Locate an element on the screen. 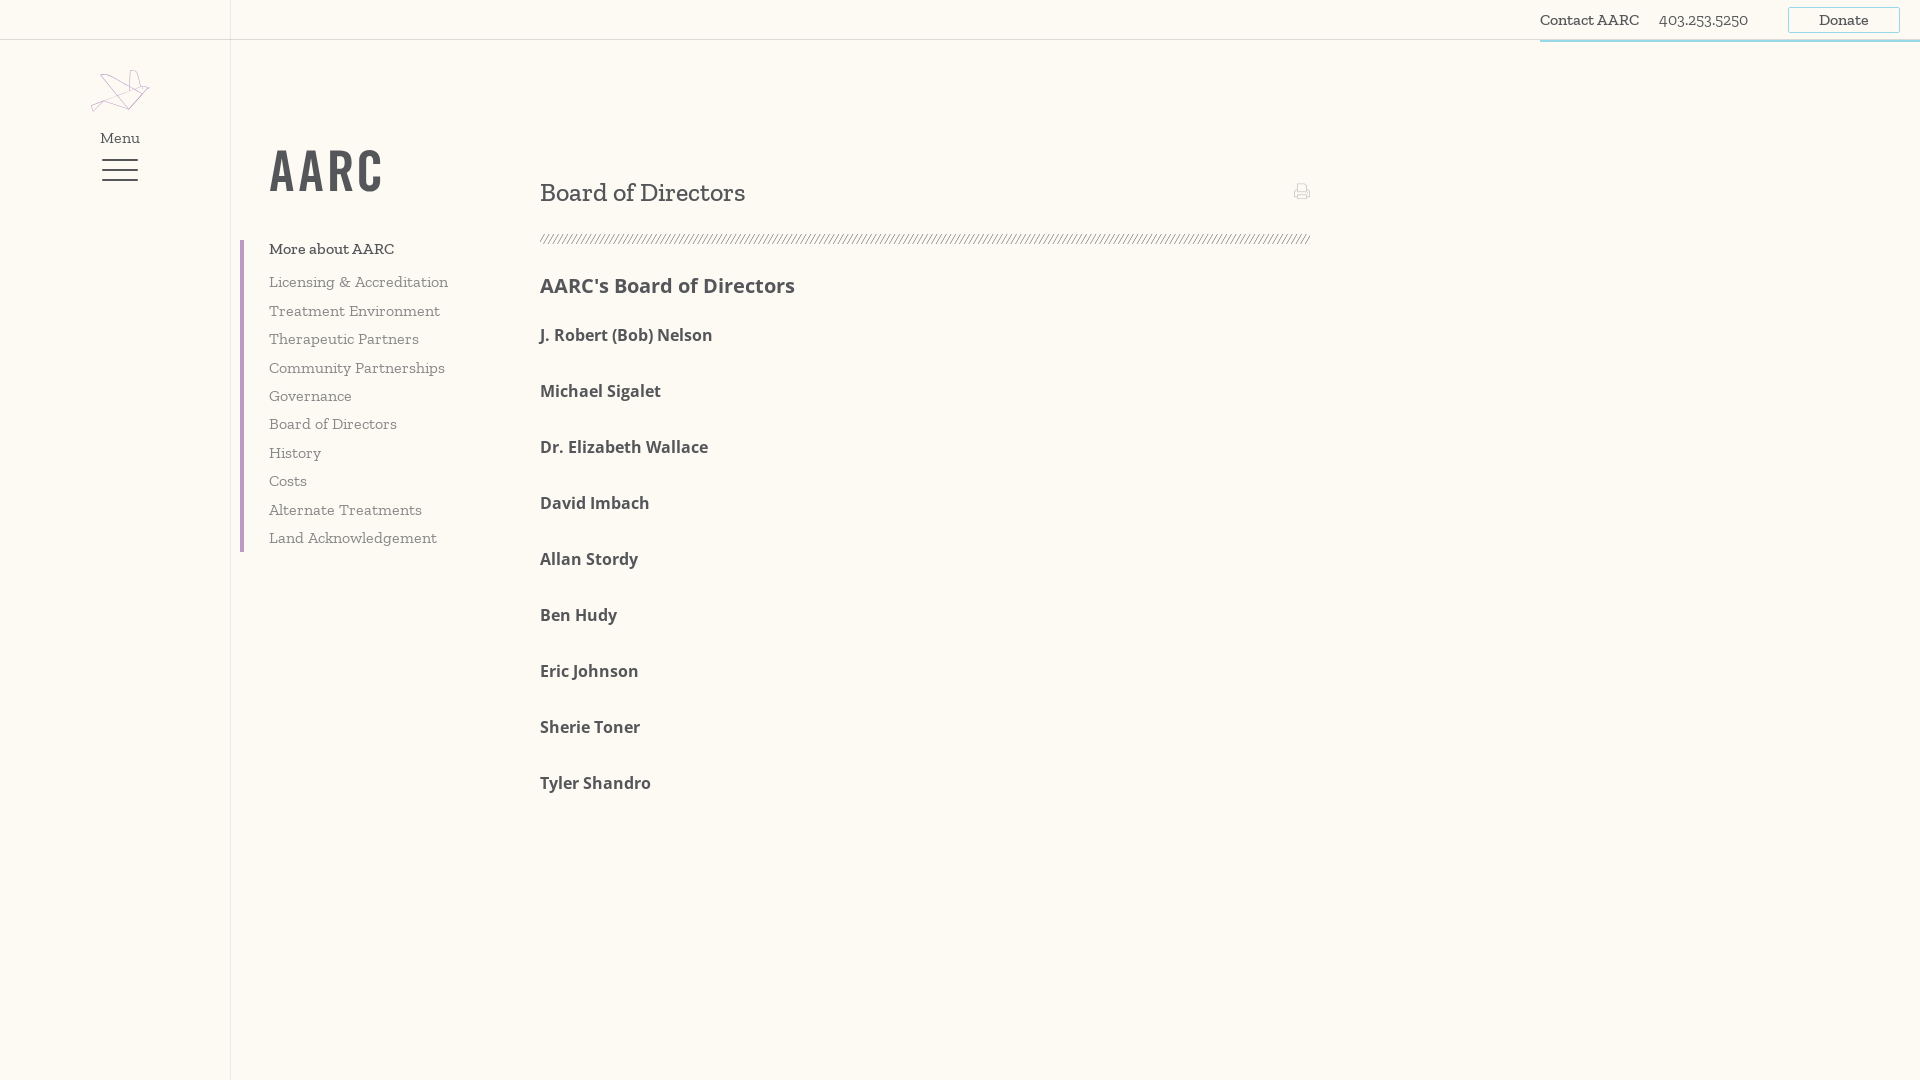 This screenshot has height=1080, width=1920. 'Community Partnerships' is located at coordinates (374, 367).